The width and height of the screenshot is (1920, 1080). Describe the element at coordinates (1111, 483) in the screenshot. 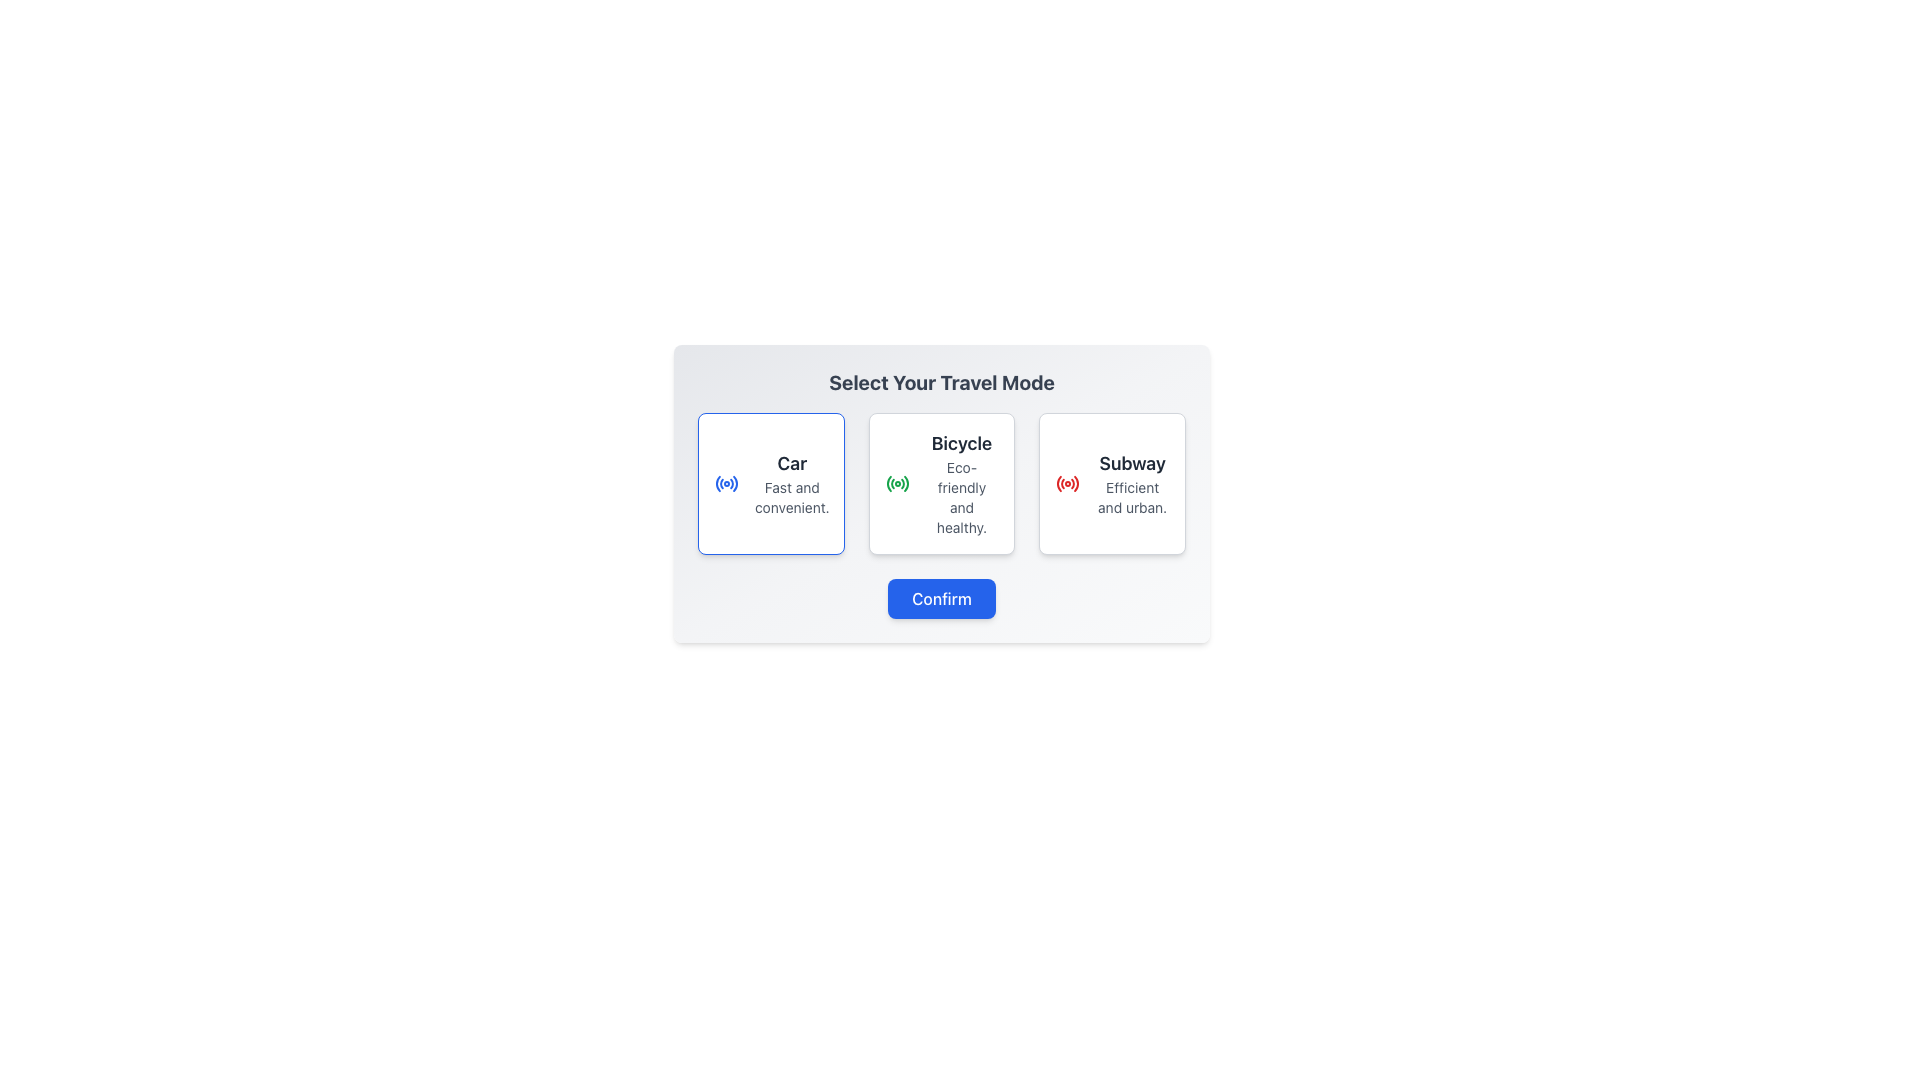

I see `the 'Subway' card in the selection interface to trigger the hover effect` at that location.